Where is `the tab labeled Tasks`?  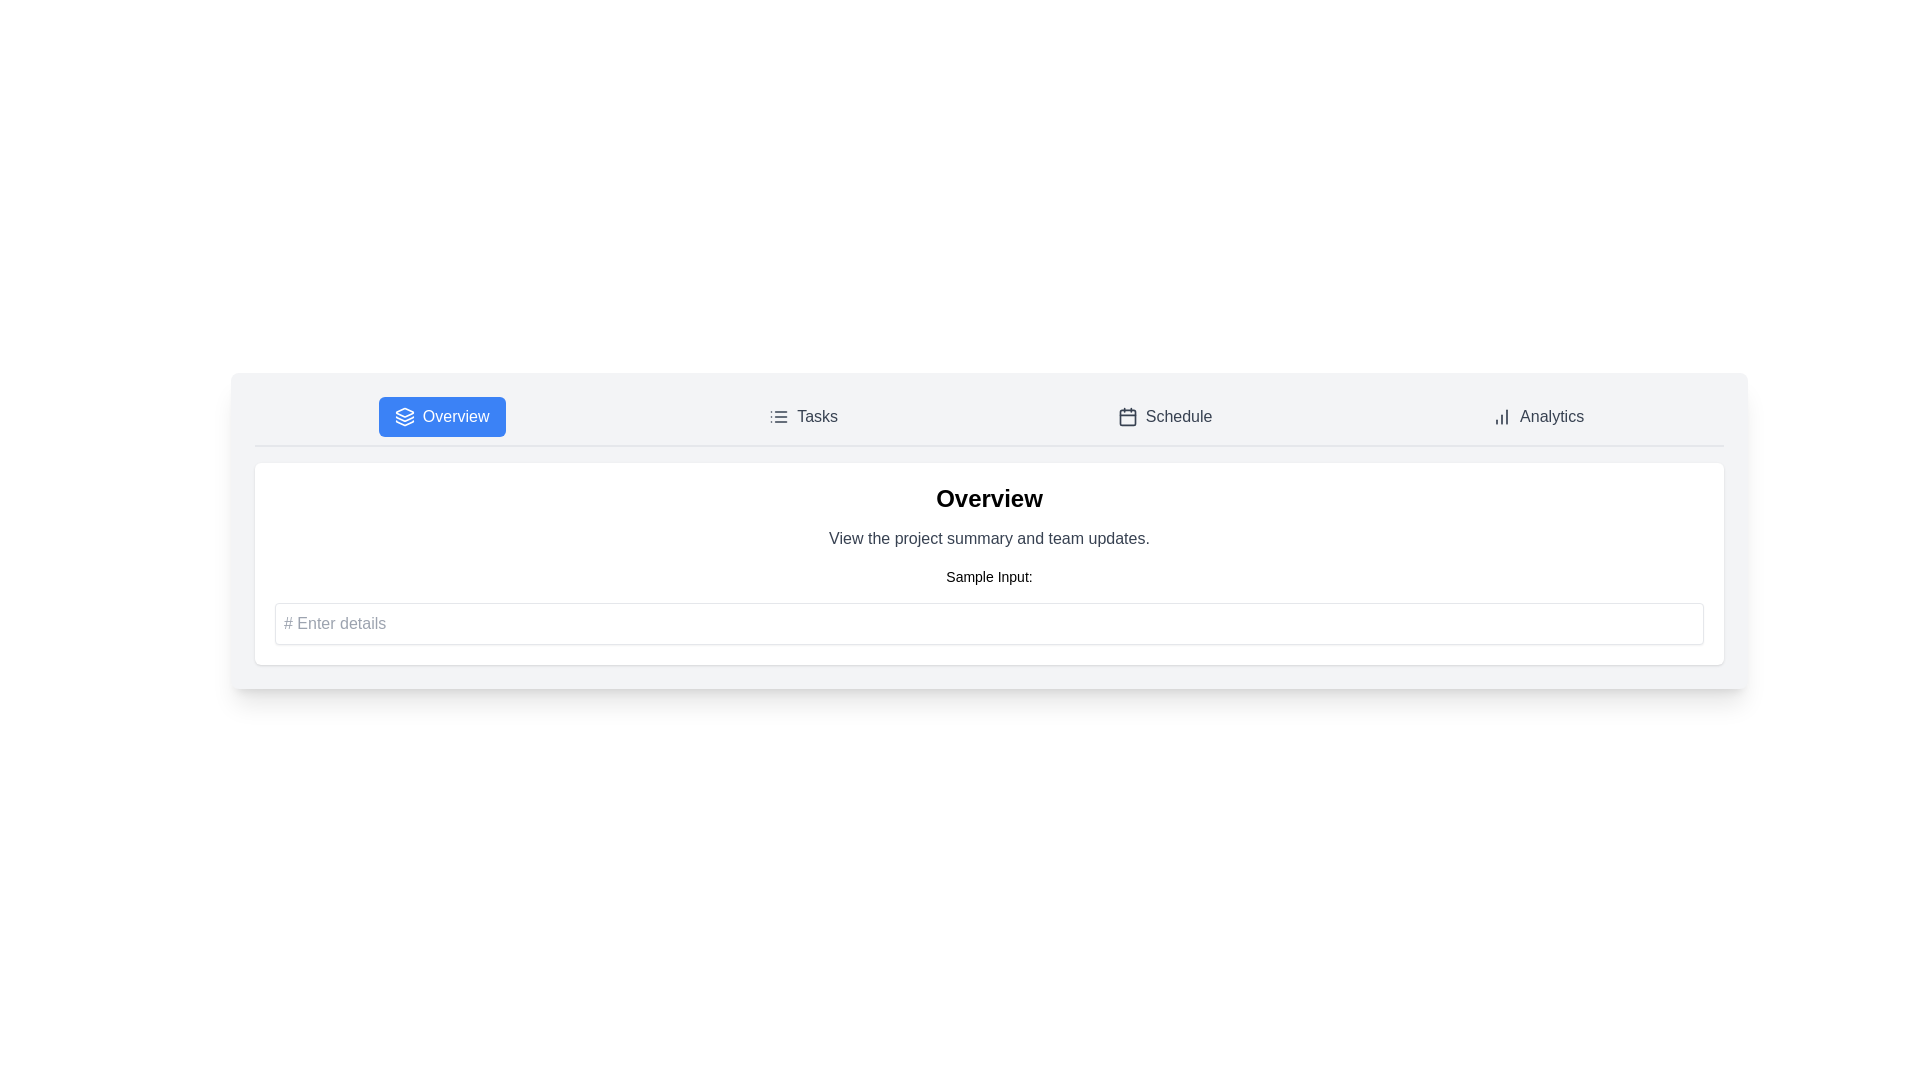 the tab labeled Tasks is located at coordinates (802, 415).